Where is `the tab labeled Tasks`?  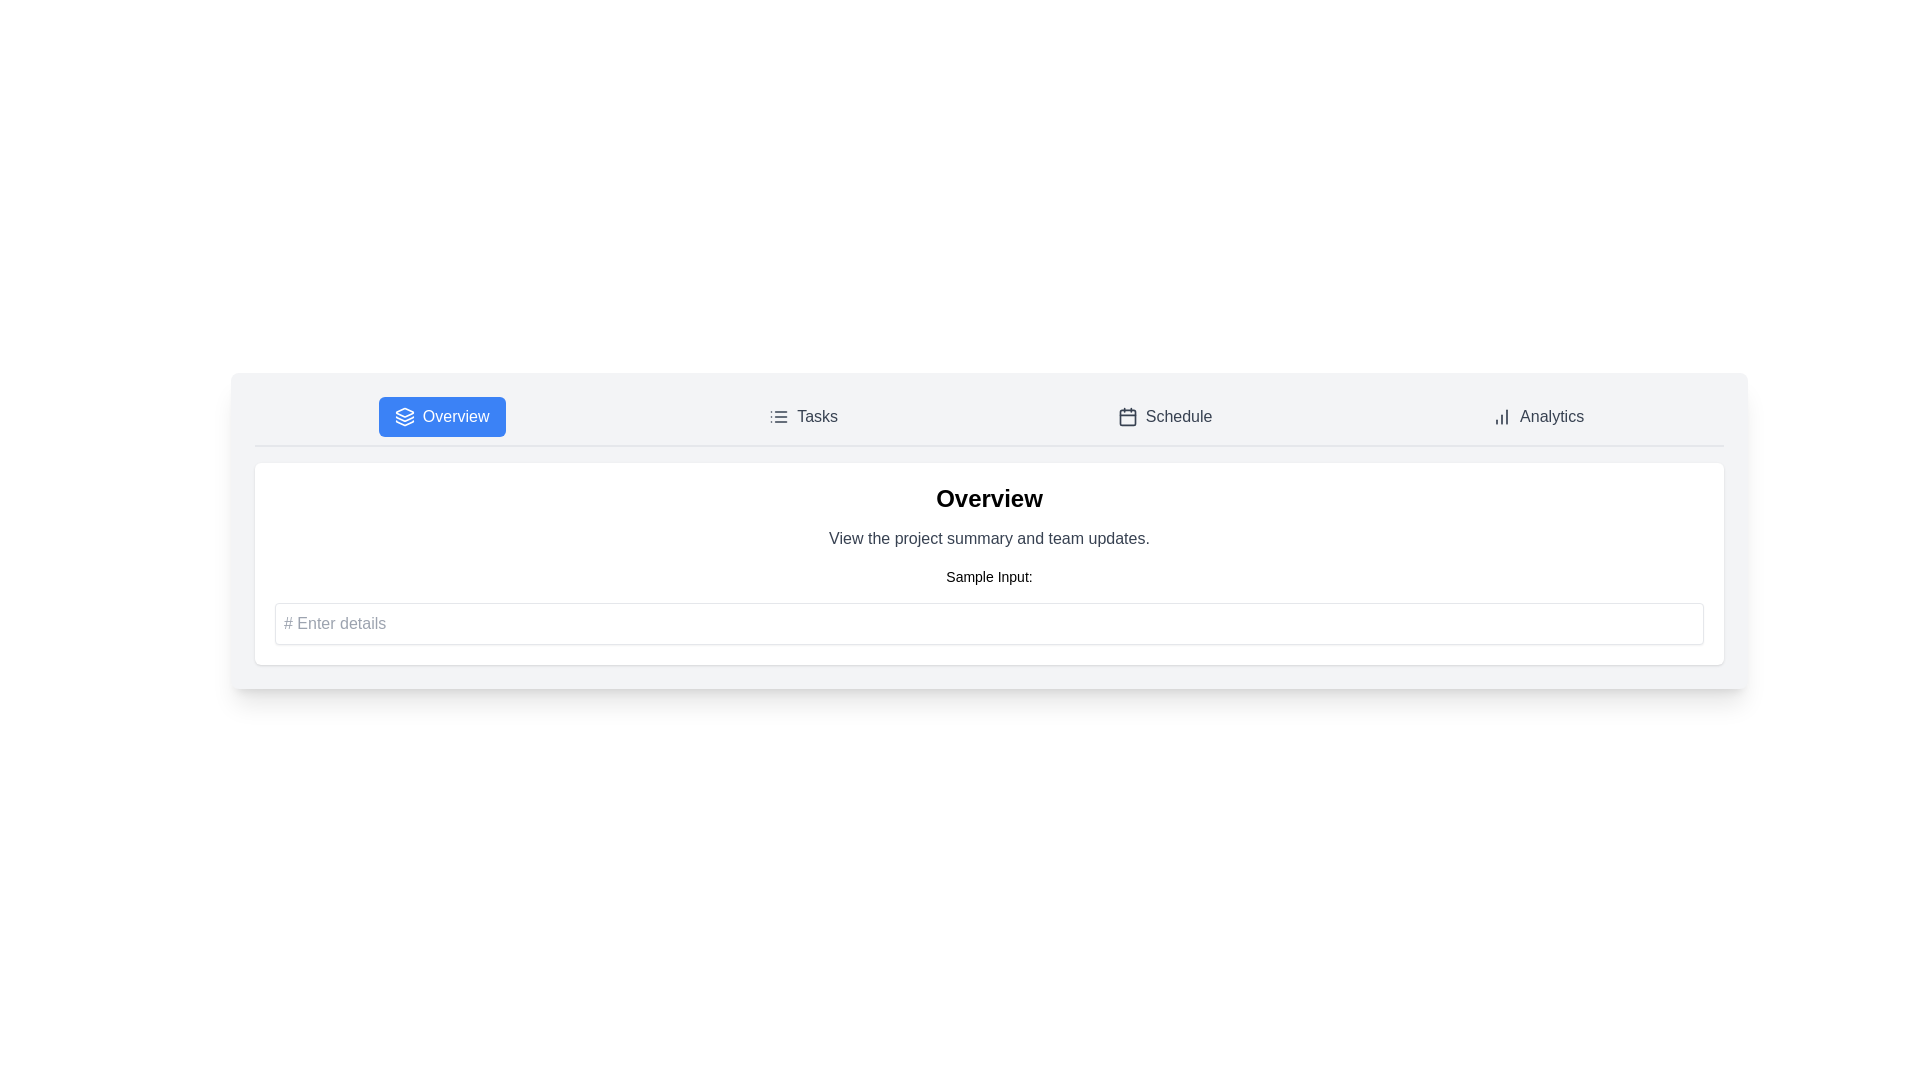 the tab labeled Tasks is located at coordinates (802, 415).